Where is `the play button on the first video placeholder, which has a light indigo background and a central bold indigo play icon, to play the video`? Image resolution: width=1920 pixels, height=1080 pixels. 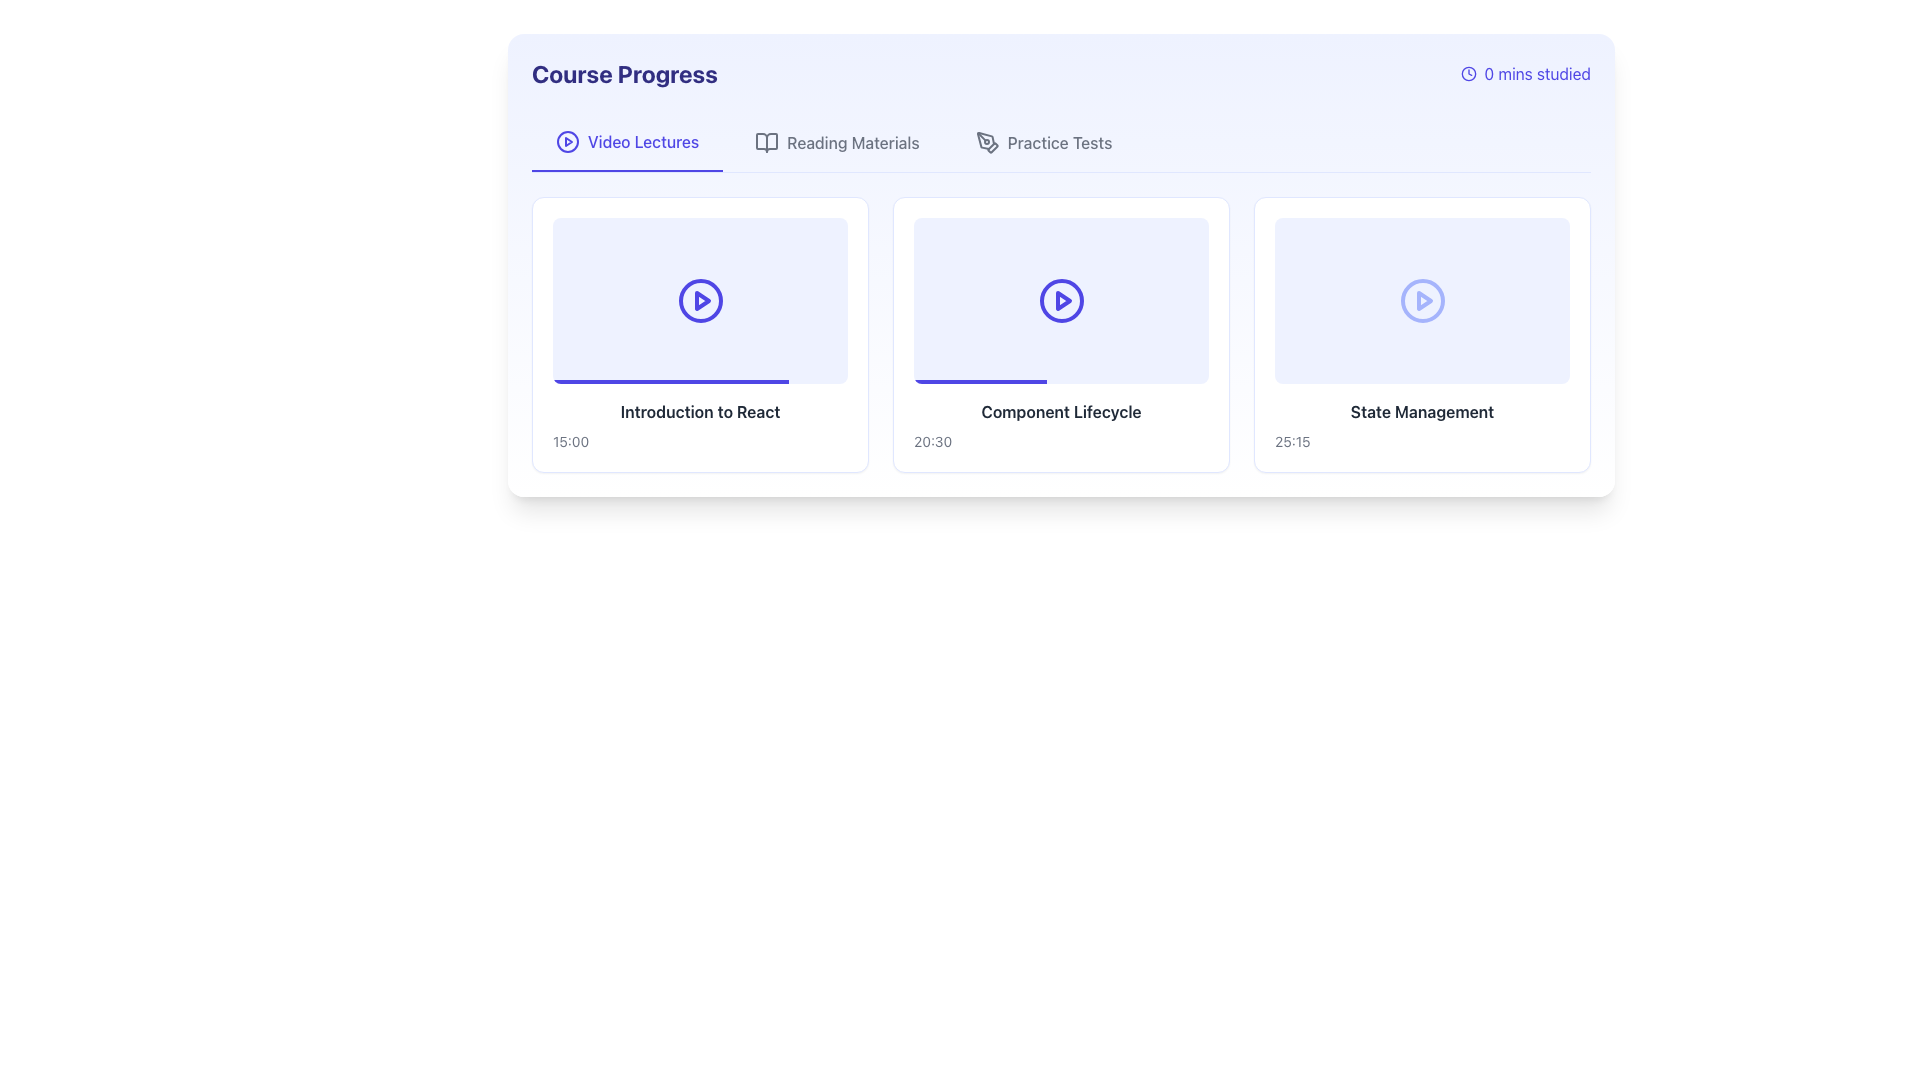
the play button on the first video placeholder, which has a light indigo background and a central bold indigo play icon, to play the video is located at coordinates (700, 300).